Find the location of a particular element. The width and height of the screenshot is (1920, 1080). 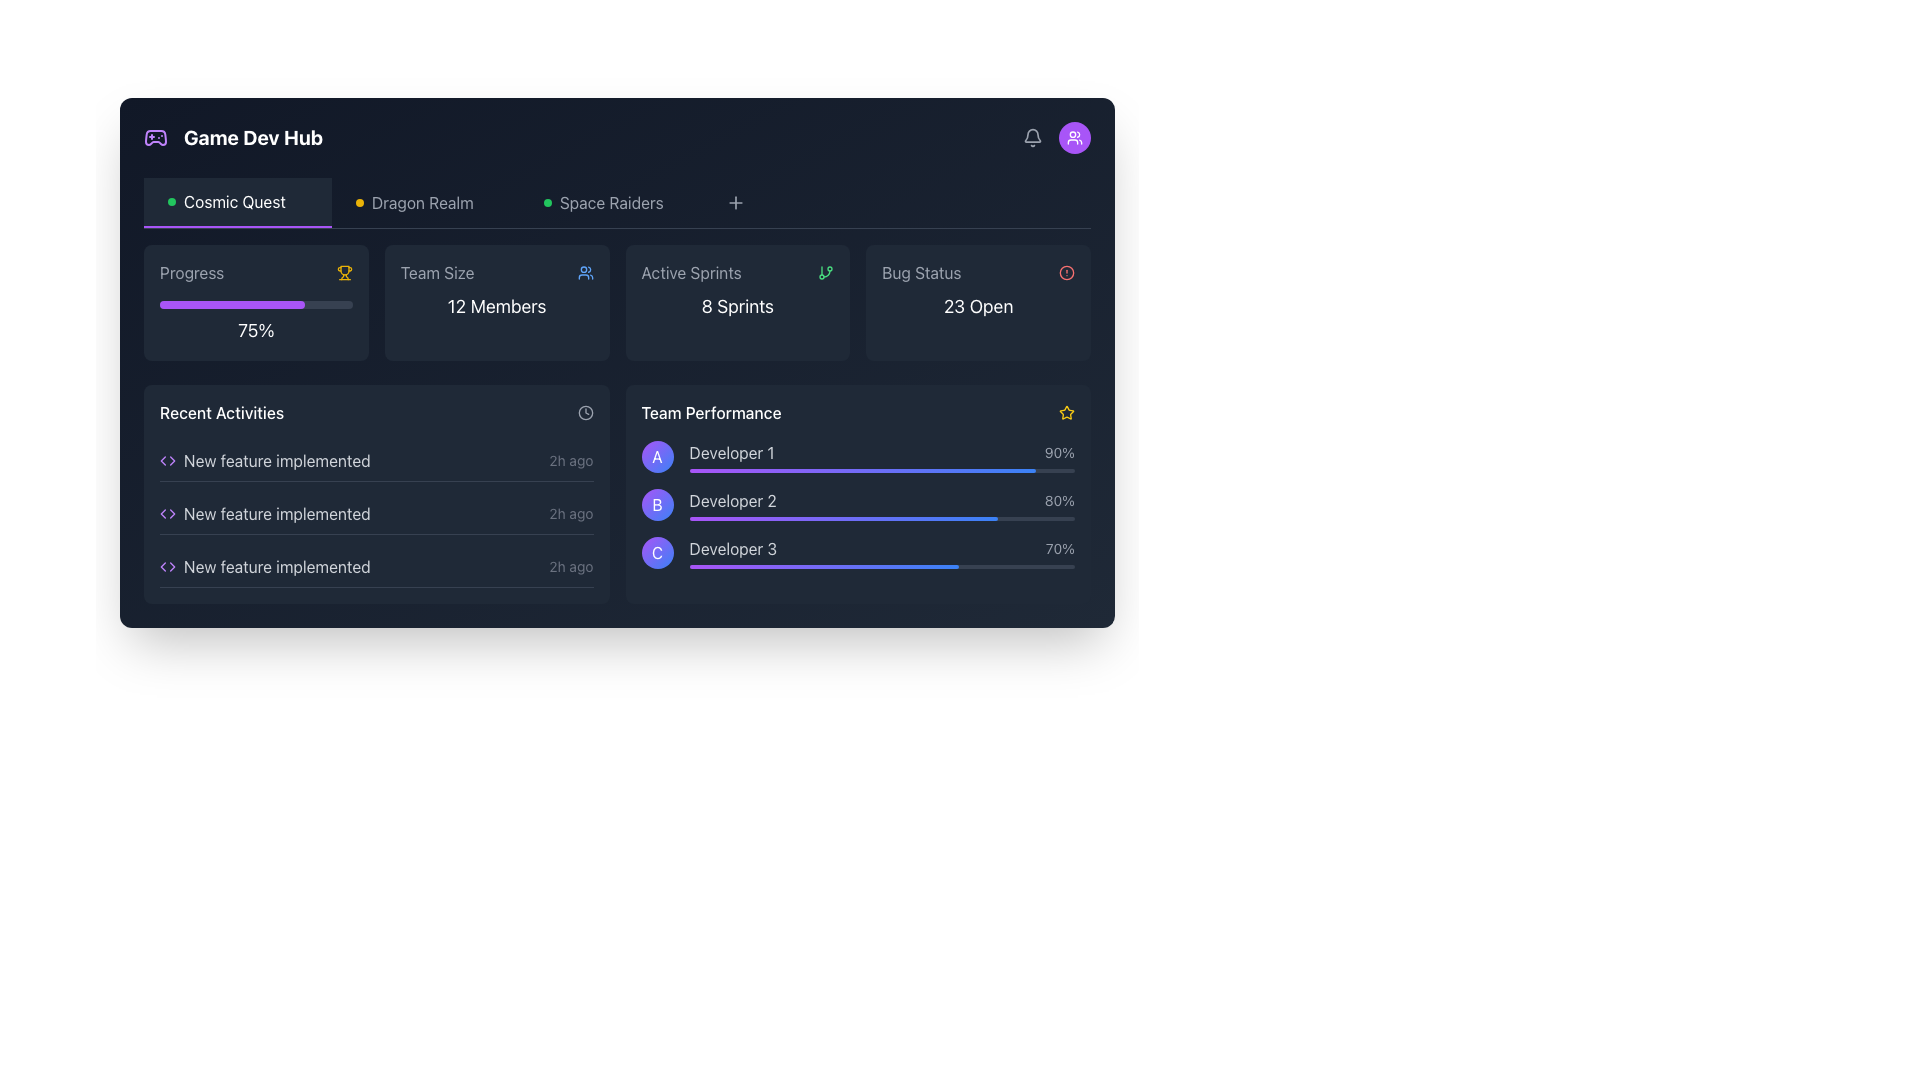

the gray text label displaying '2h ago', which indicates time-related information and is positioned in the 'Recent Activities' section next to the entry labeled 'New feature implemented' is located at coordinates (570, 567).